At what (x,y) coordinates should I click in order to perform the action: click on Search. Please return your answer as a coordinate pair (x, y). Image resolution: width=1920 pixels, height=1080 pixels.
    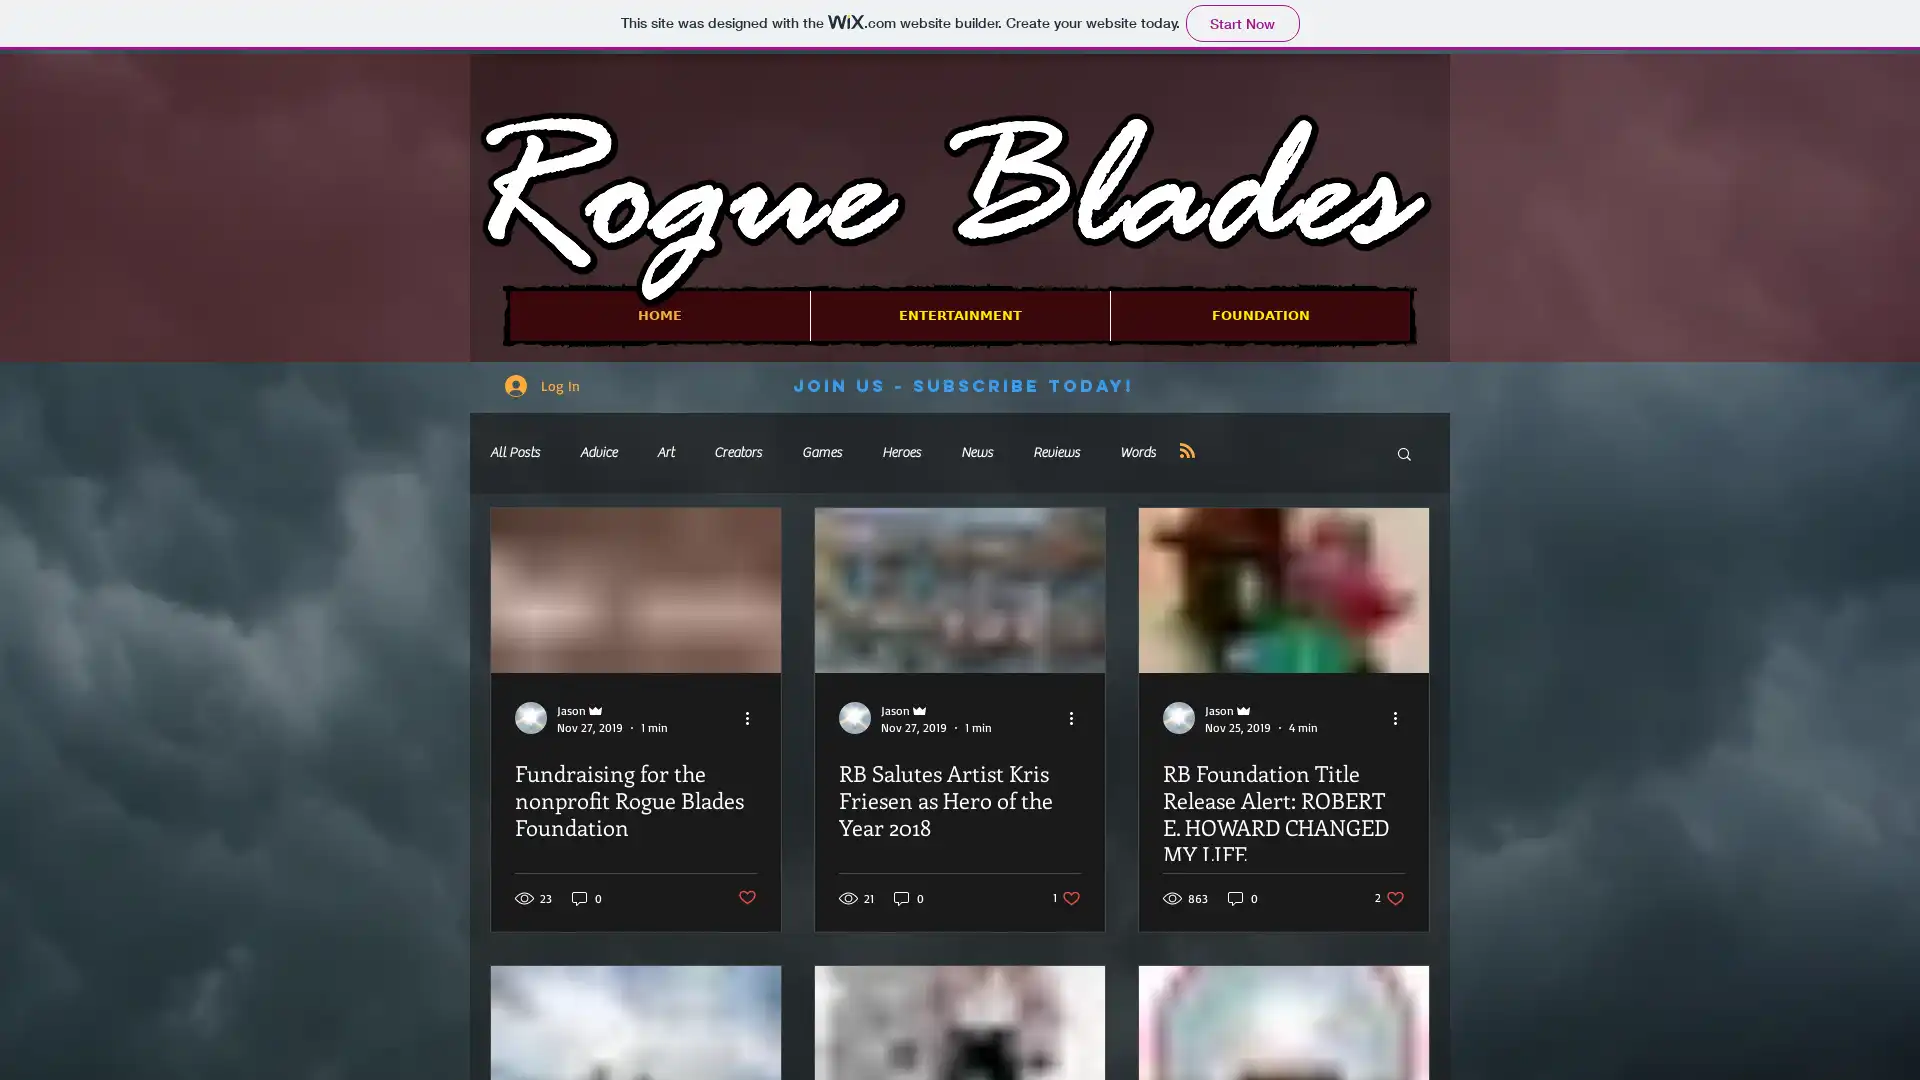
    Looking at the image, I should click on (1403, 455).